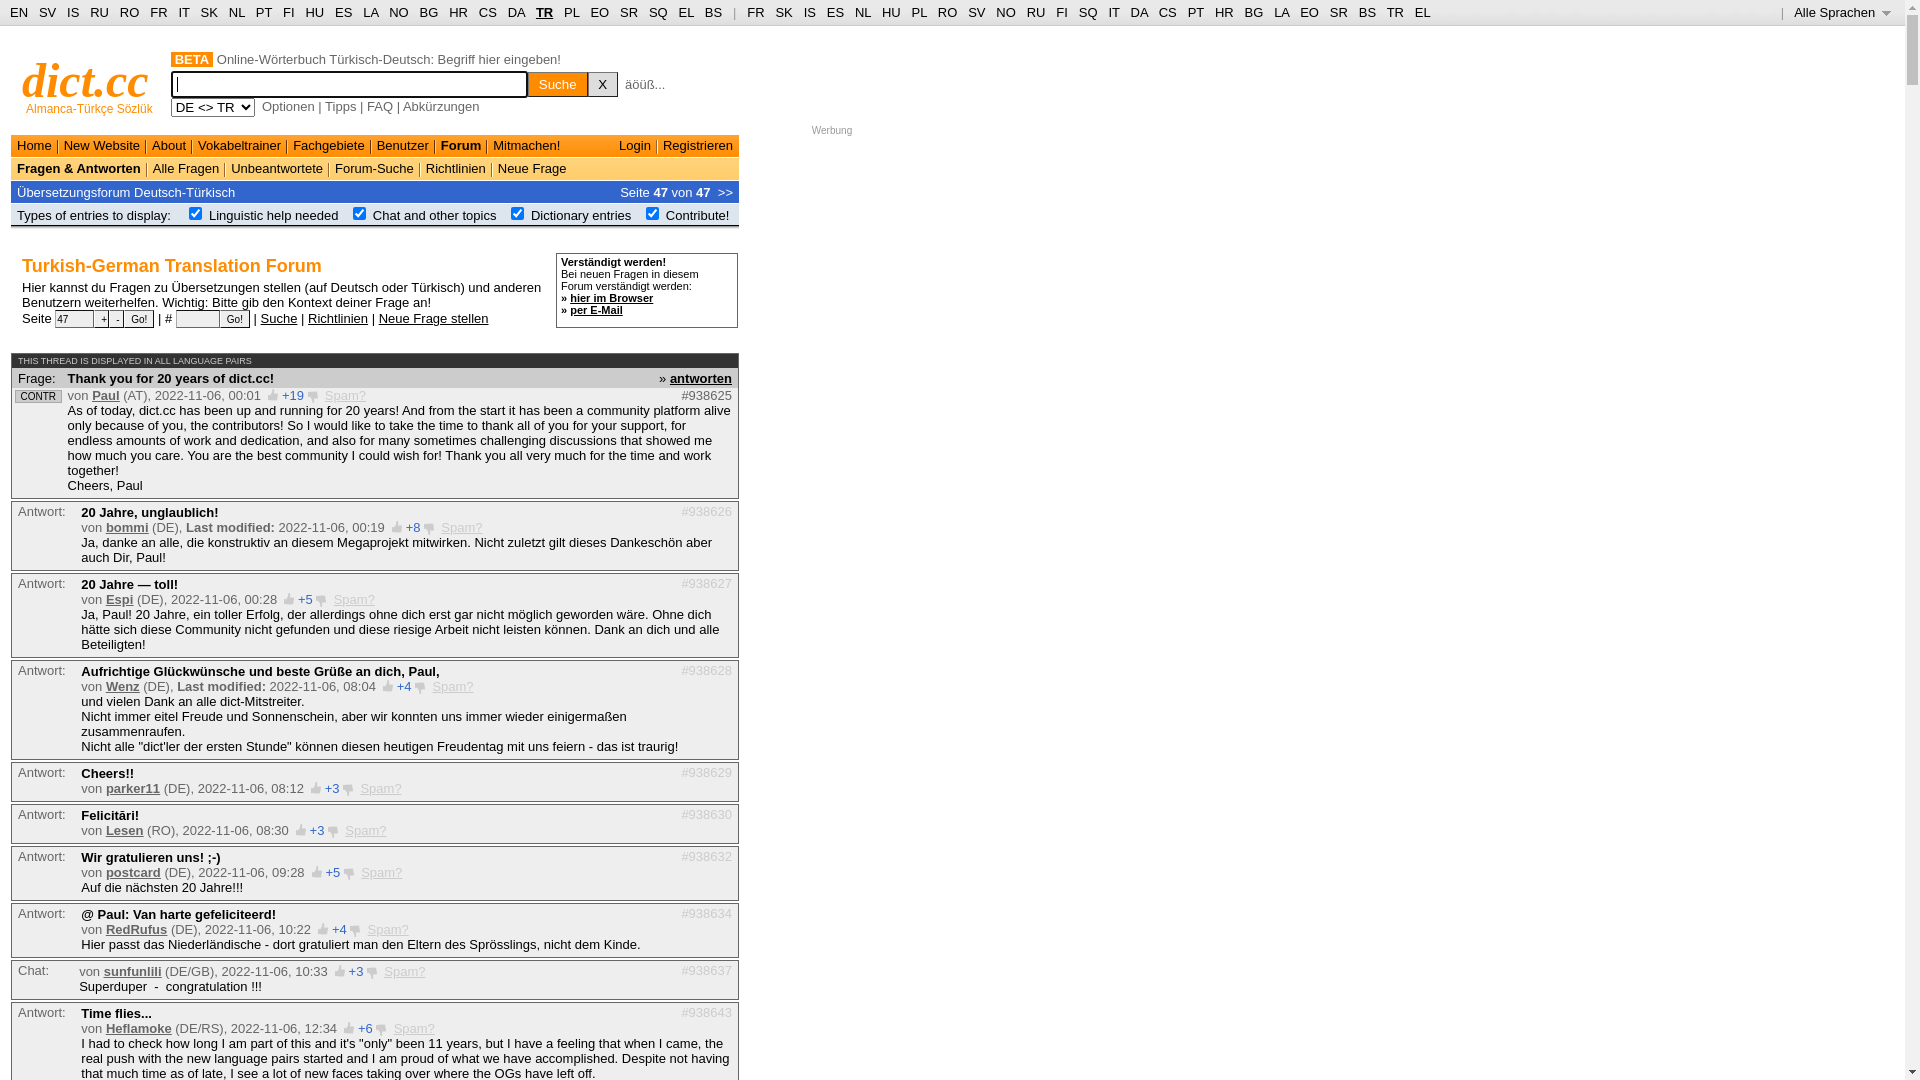 The height and width of the screenshot is (1080, 1920). What do you see at coordinates (700, 377) in the screenshot?
I see `'antworten'` at bounding box center [700, 377].